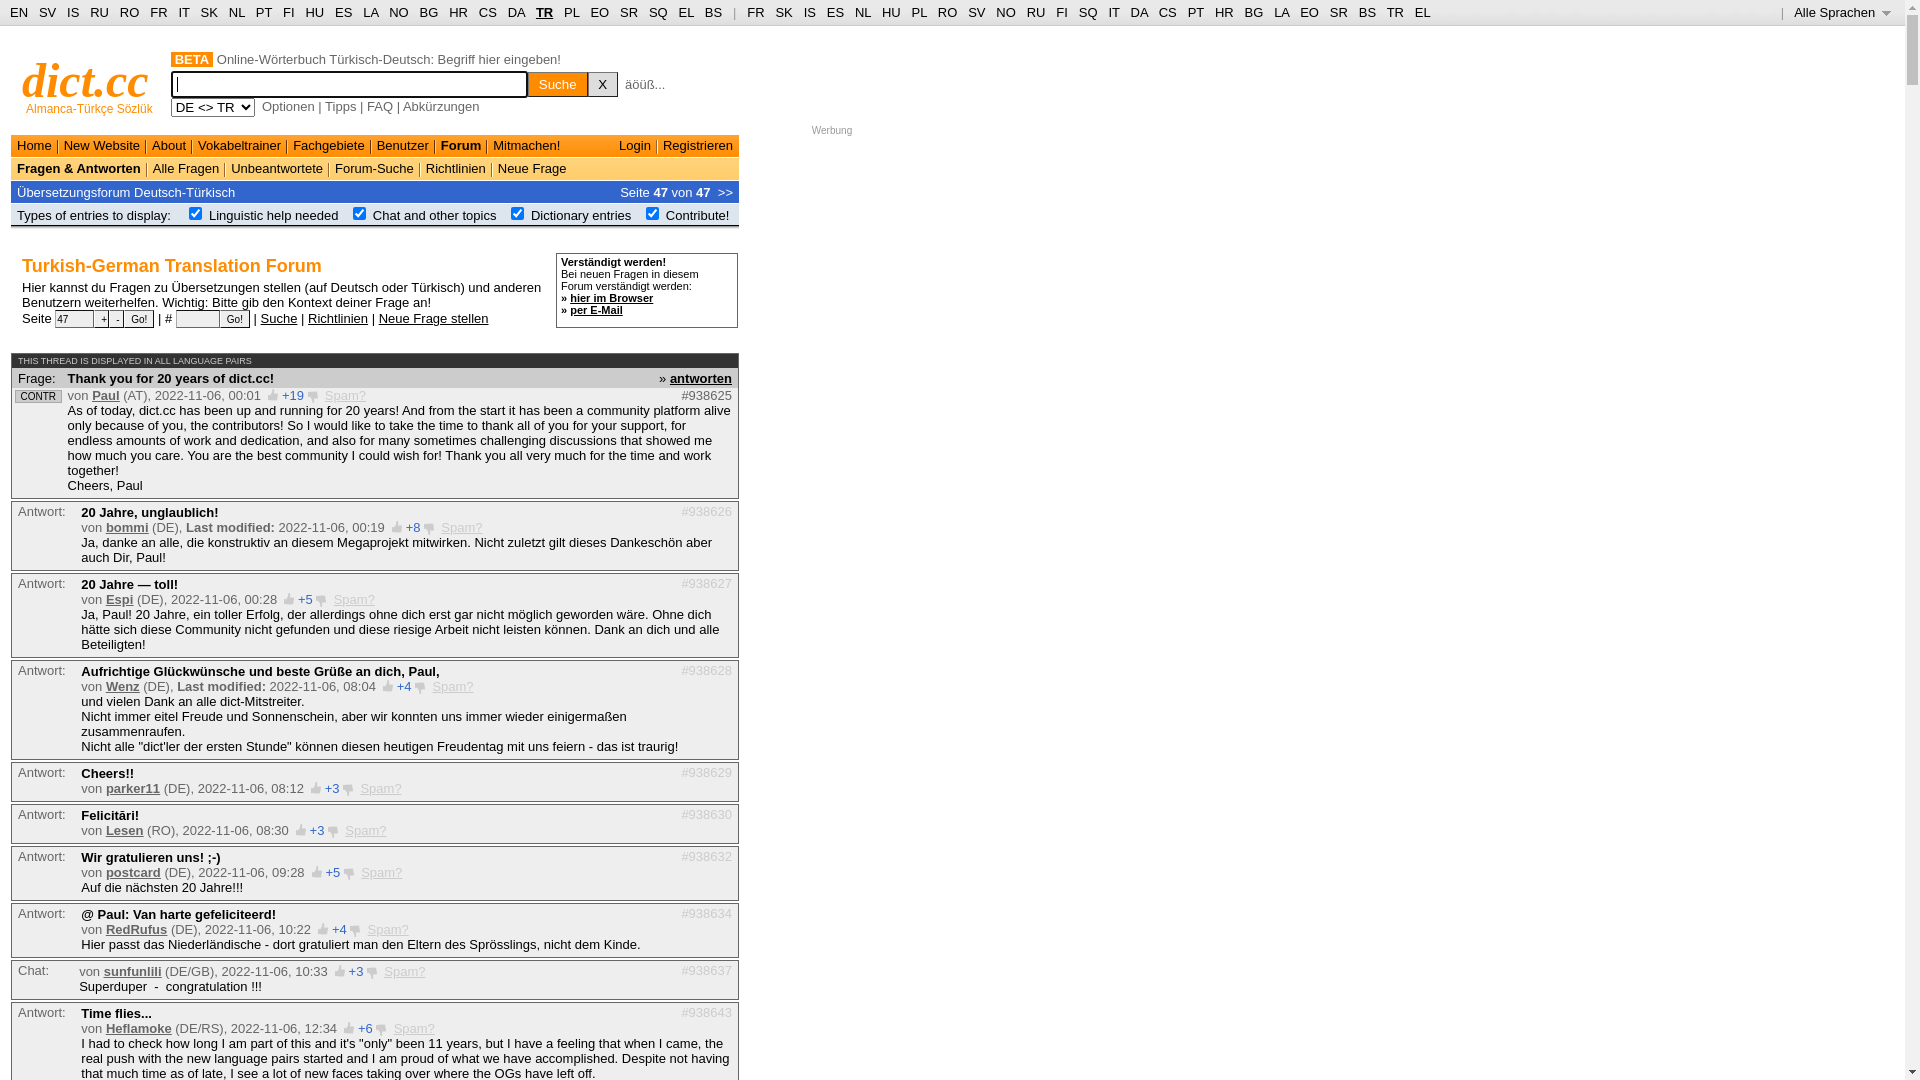 The height and width of the screenshot is (1080, 1920). What do you see at coordinates (700, 377) in the screenshot?
I see `'antworten'` at bounding box center [700, 377].